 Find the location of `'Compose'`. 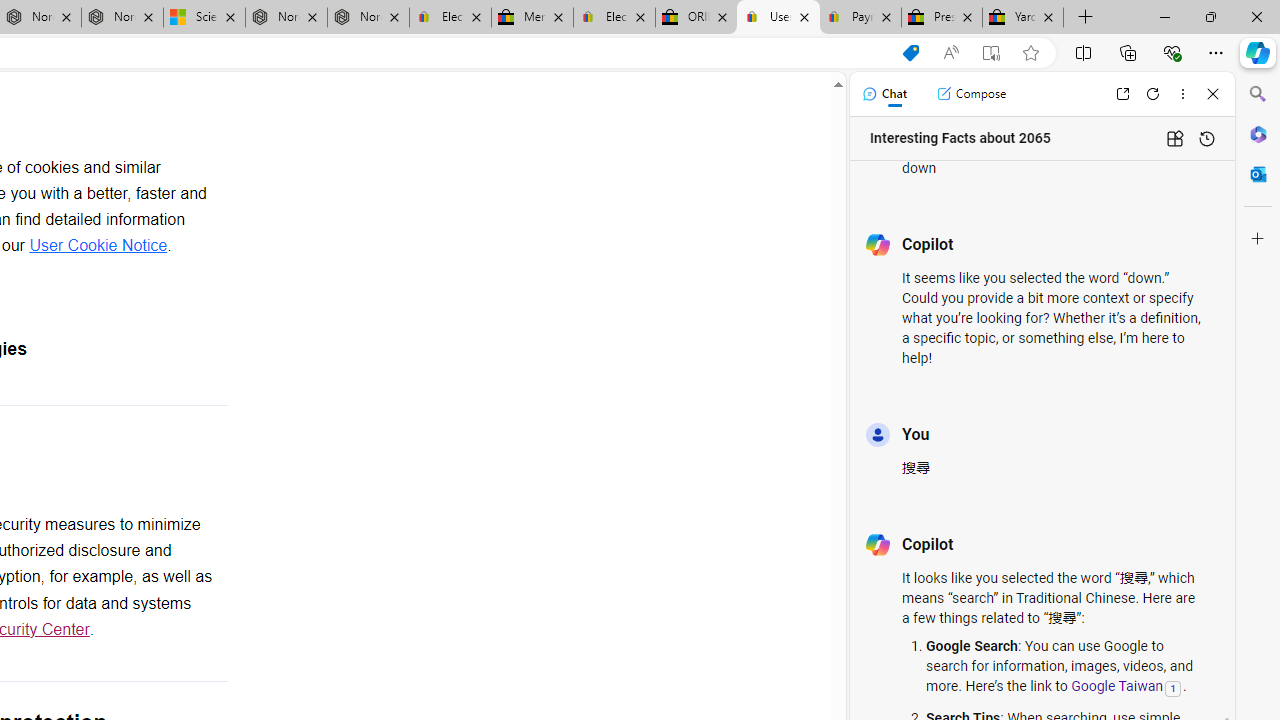

'Compose' is located at coordinates (971, 93).